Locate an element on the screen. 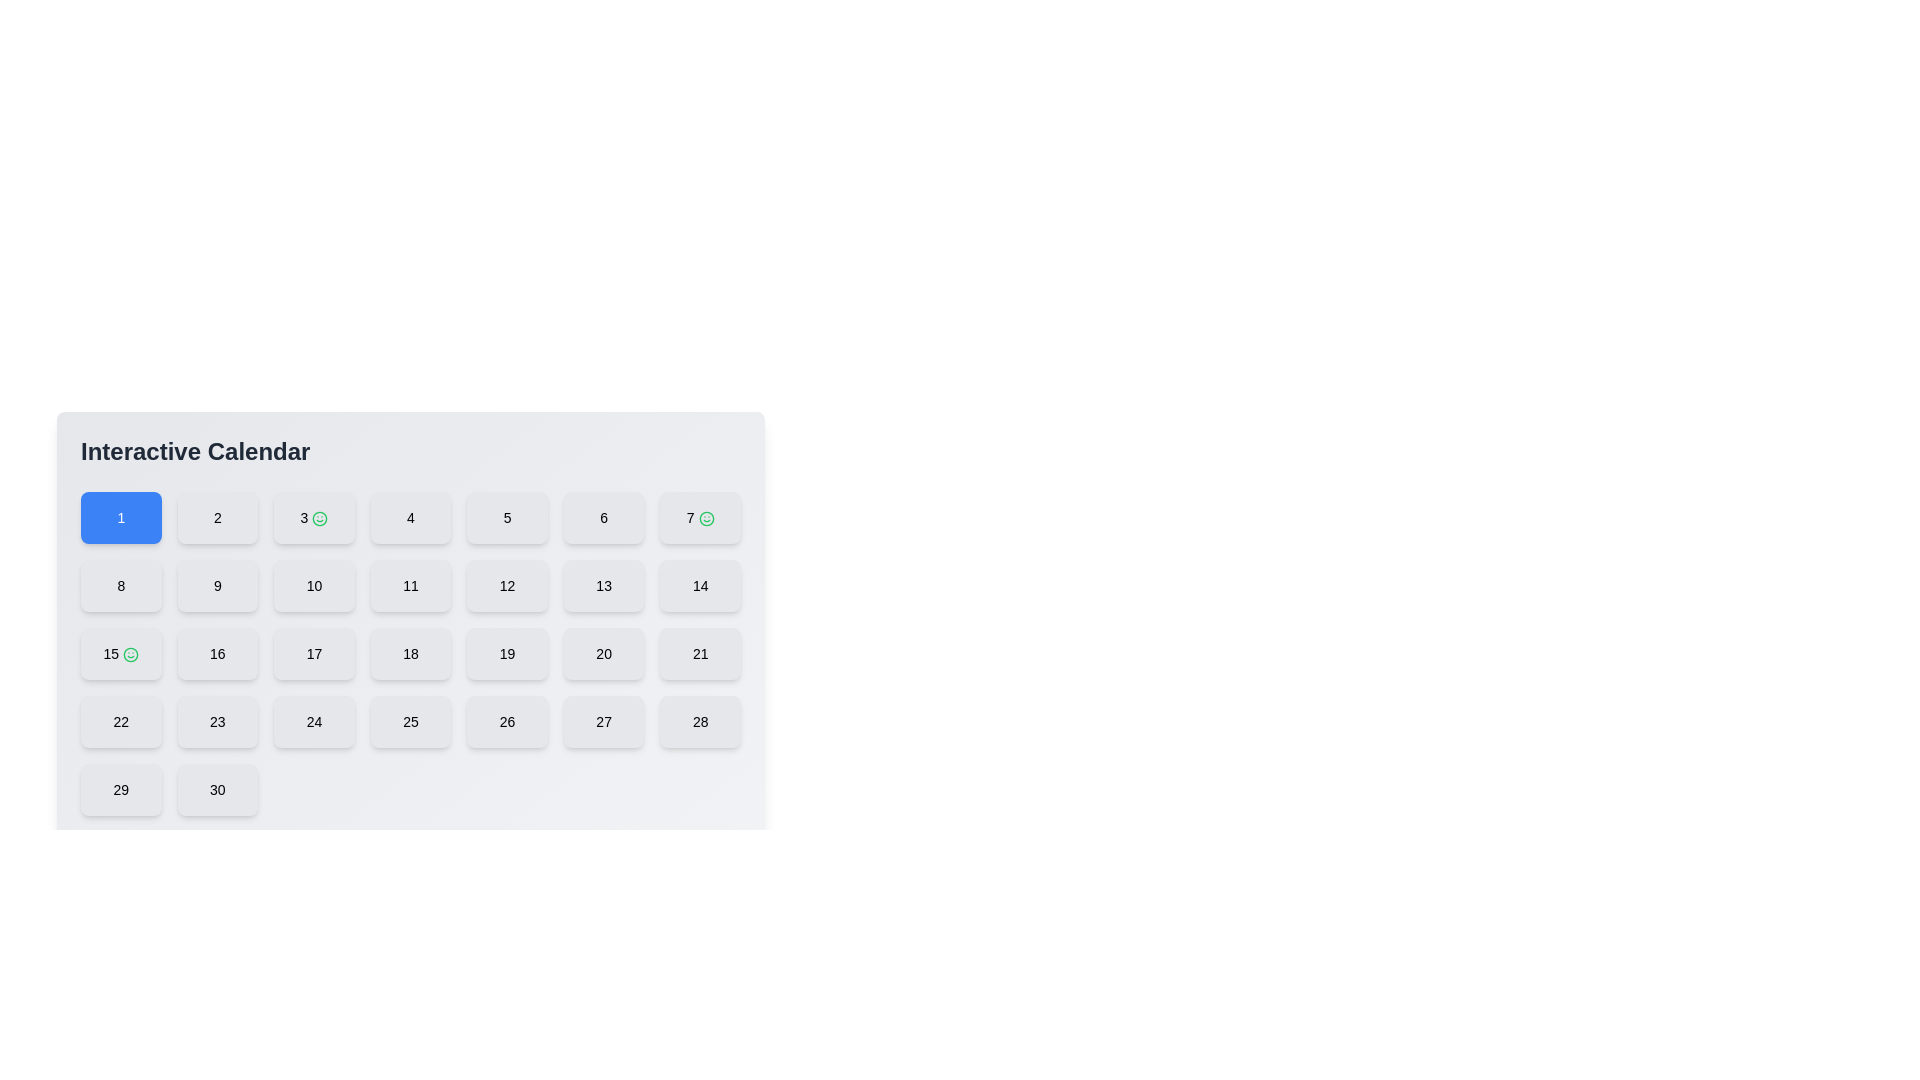  the clickable calendar date button representing the date '28', located in the seventh column of the fifth row to change its appearance is located at coordinates (700, 721).